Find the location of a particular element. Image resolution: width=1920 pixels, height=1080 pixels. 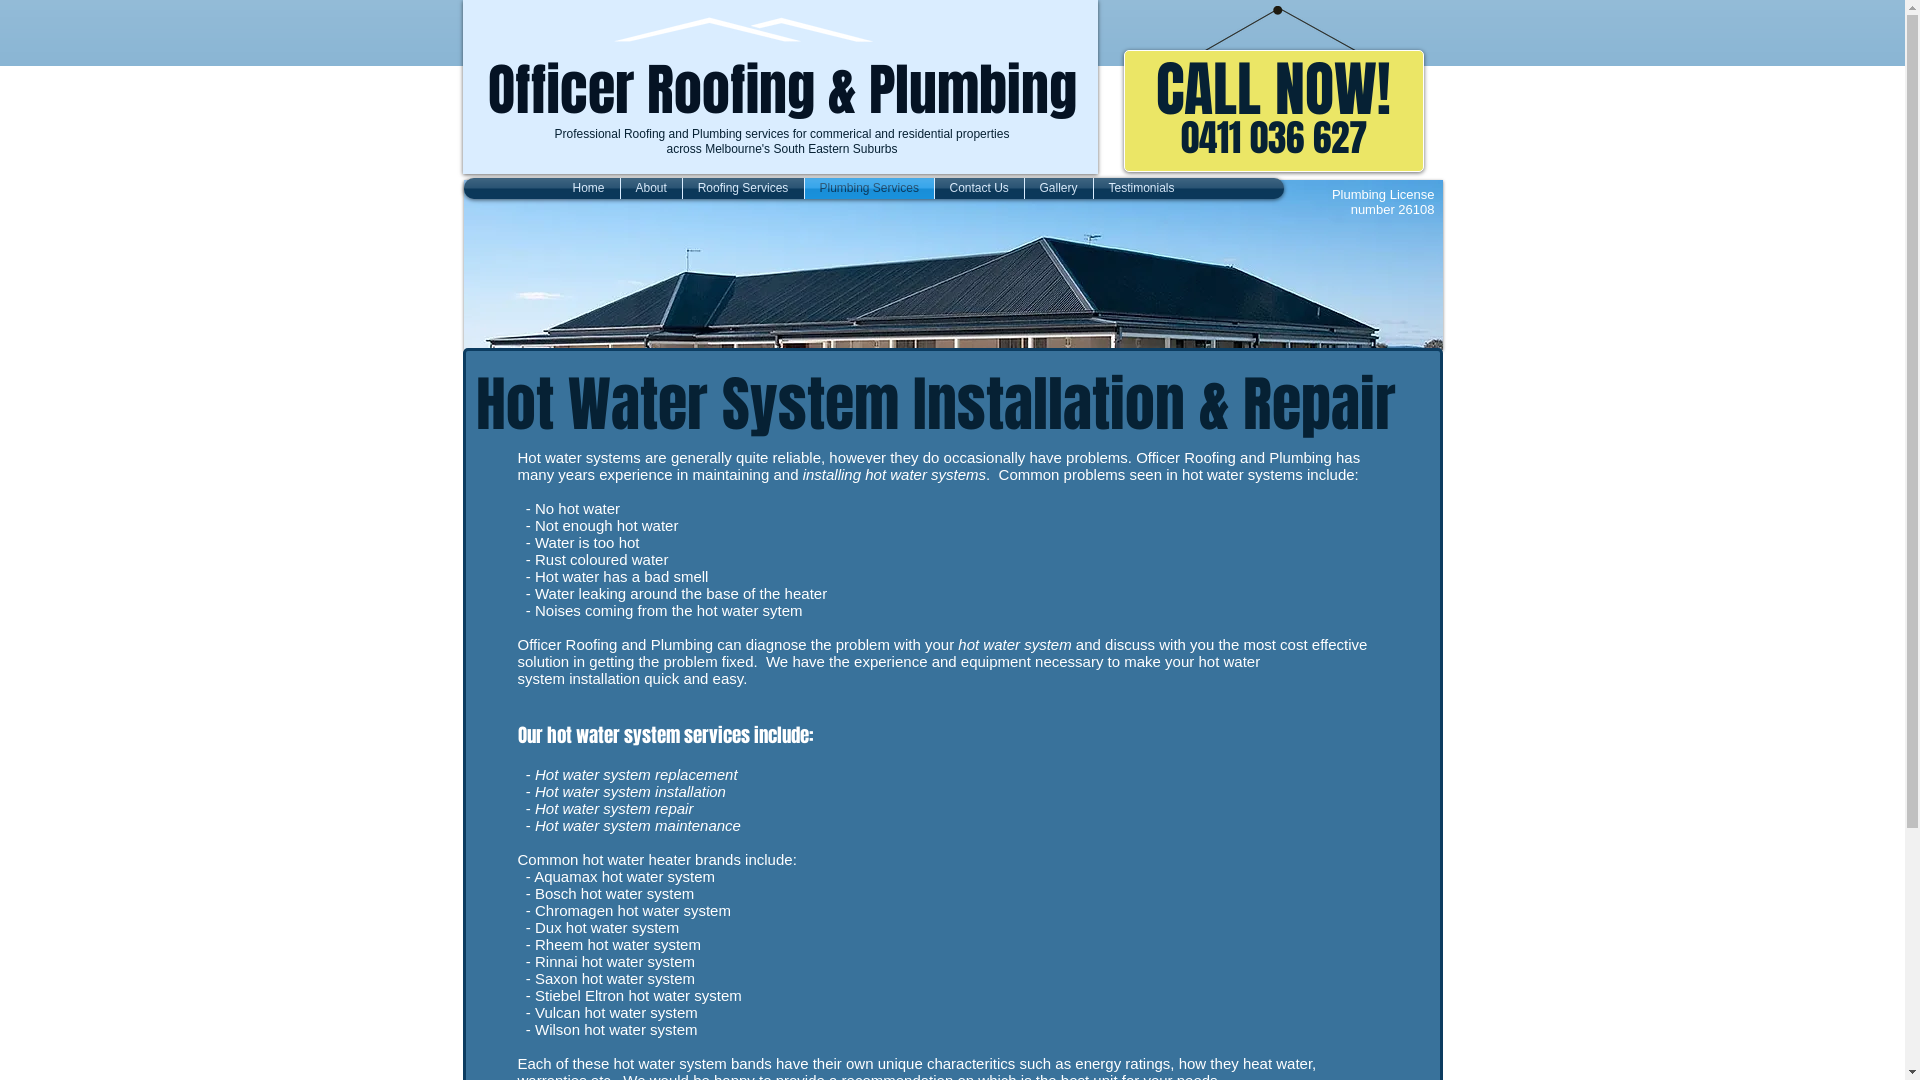

'Gallery' is located at coordinates (1056, 188).